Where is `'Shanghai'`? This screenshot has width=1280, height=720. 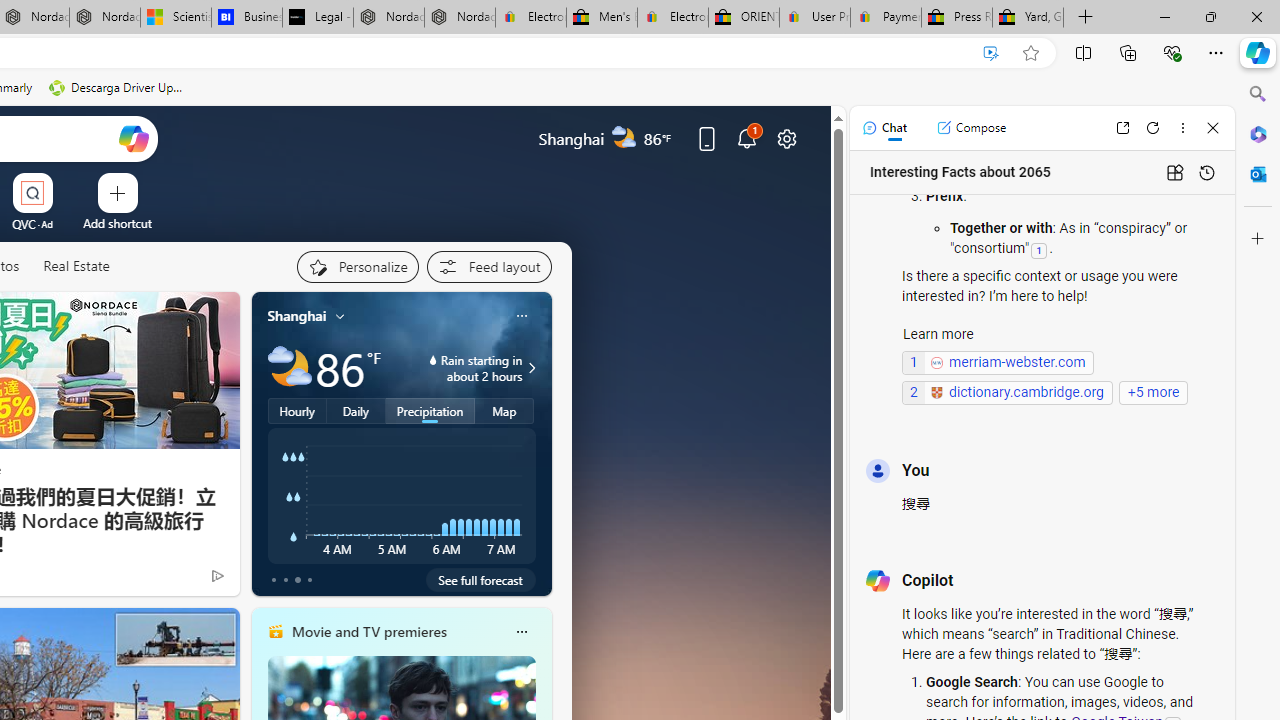 'Shanghai' is located at coordinates (295, 315).